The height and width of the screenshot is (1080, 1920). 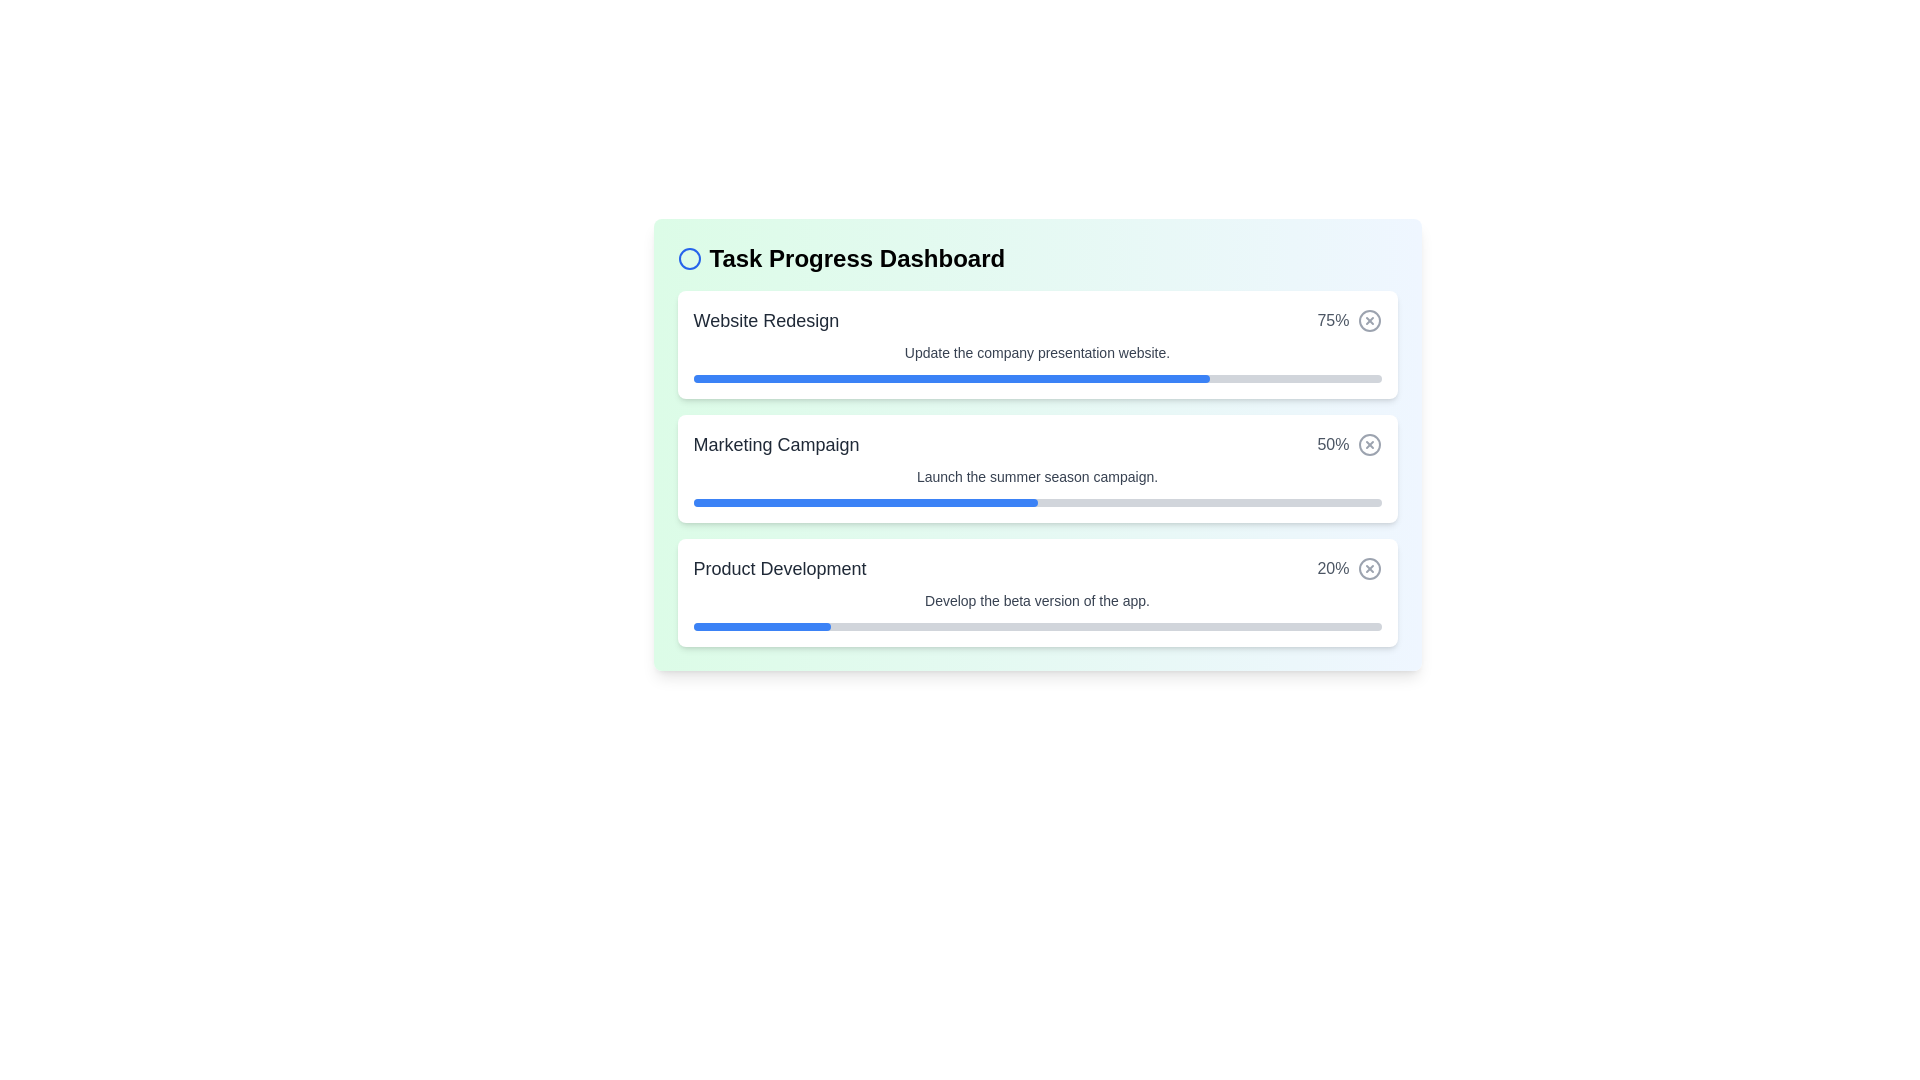 I want to click on progress bar located within the 'Marketing Campaign' card, which is a horizontal bar with a gray background and blue progress section, positioned beneath the text 'Launch the summer season campaign.', so click(x=1037, y=501).